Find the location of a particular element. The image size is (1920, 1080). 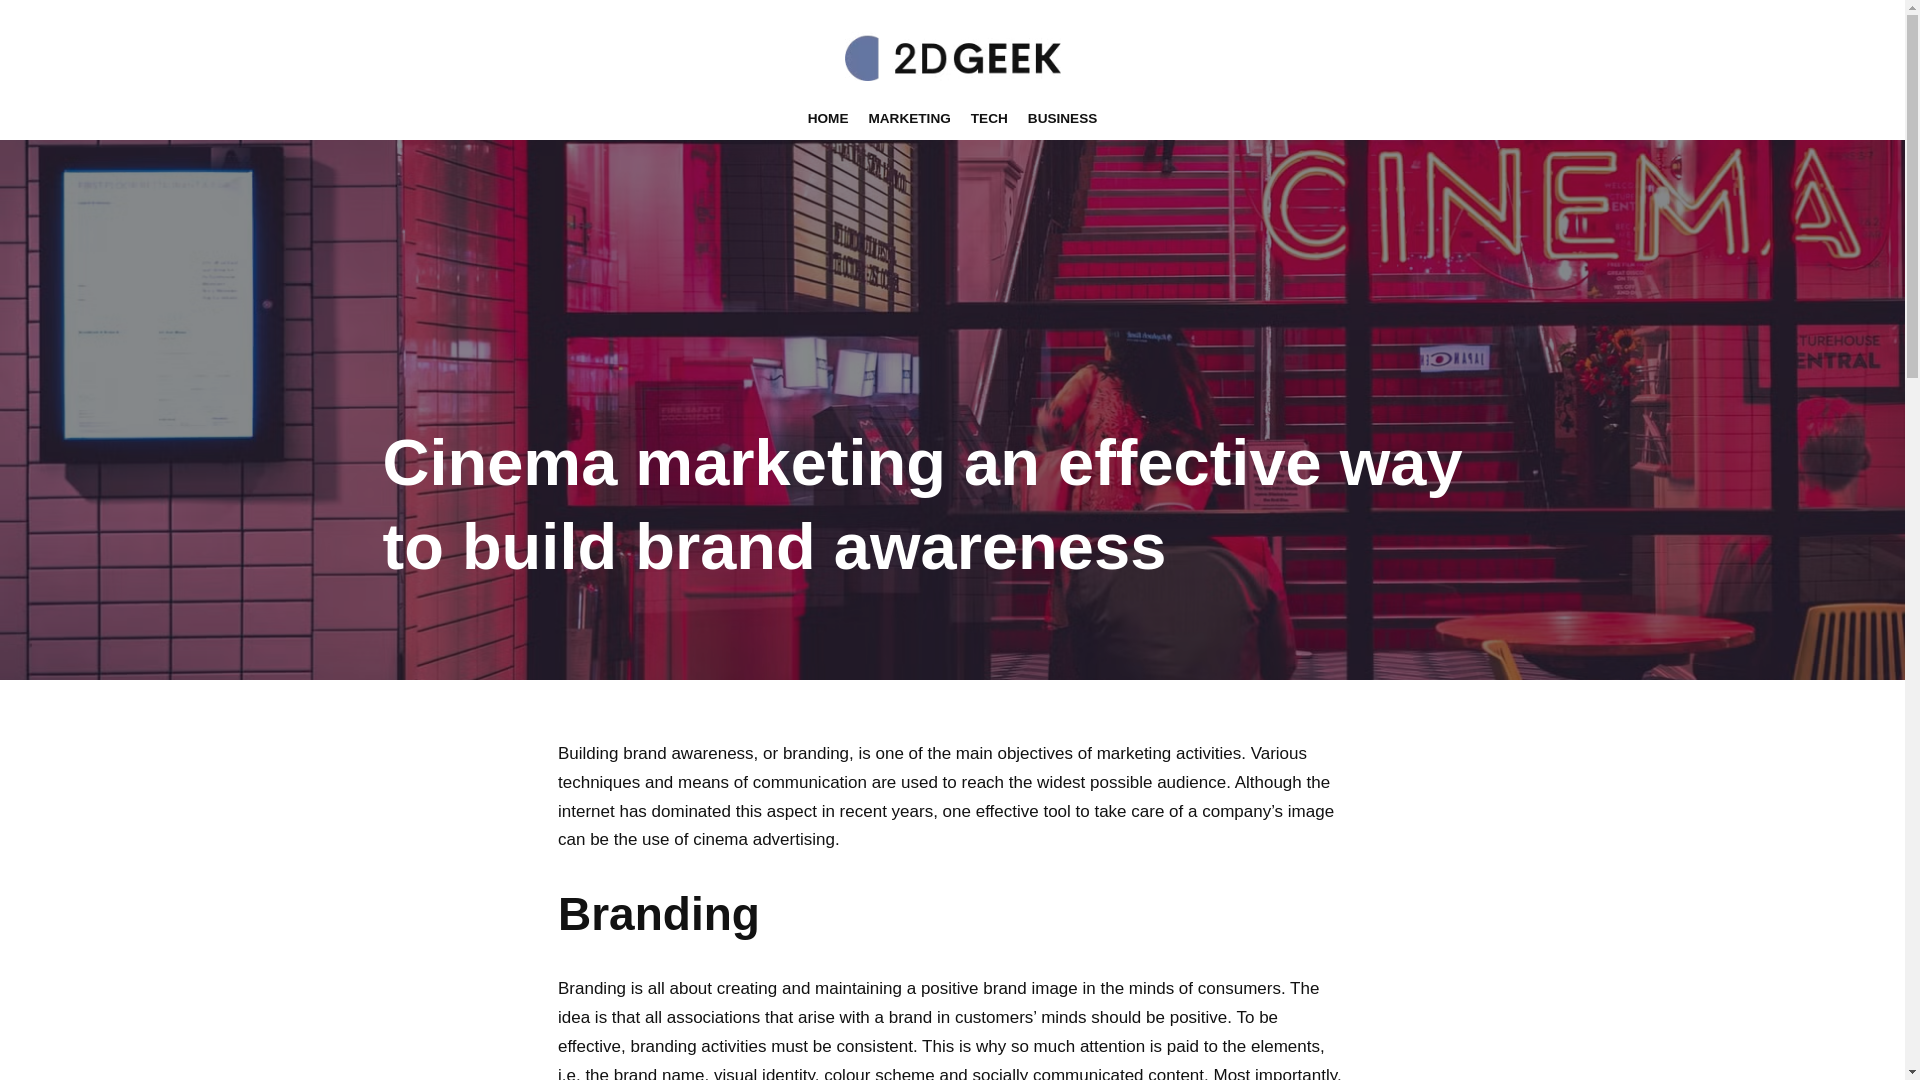

'HOME' is located at coordinates (828, 119).